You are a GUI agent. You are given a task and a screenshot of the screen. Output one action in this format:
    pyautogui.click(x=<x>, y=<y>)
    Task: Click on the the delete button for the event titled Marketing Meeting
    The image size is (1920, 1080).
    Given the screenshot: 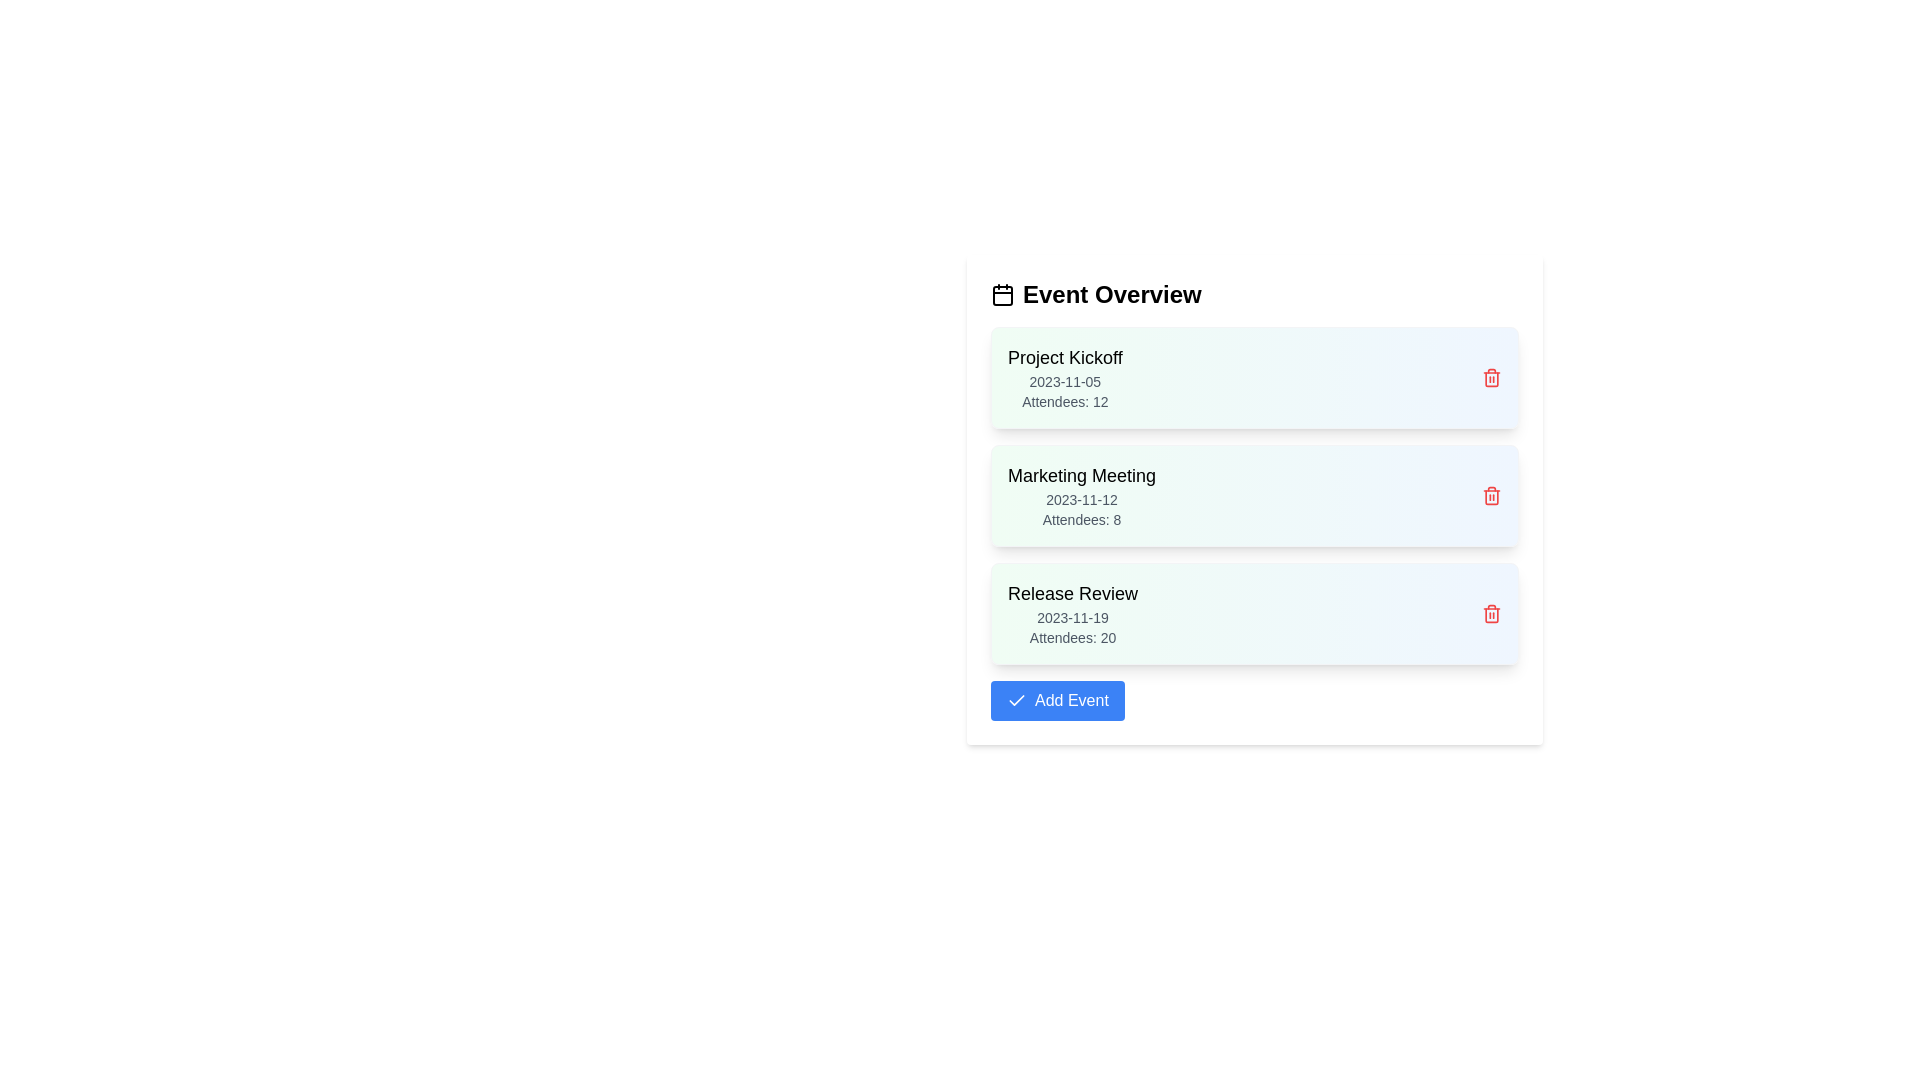 What is the action you would take?
    pyautogui.click(x=1492, y=495)
    